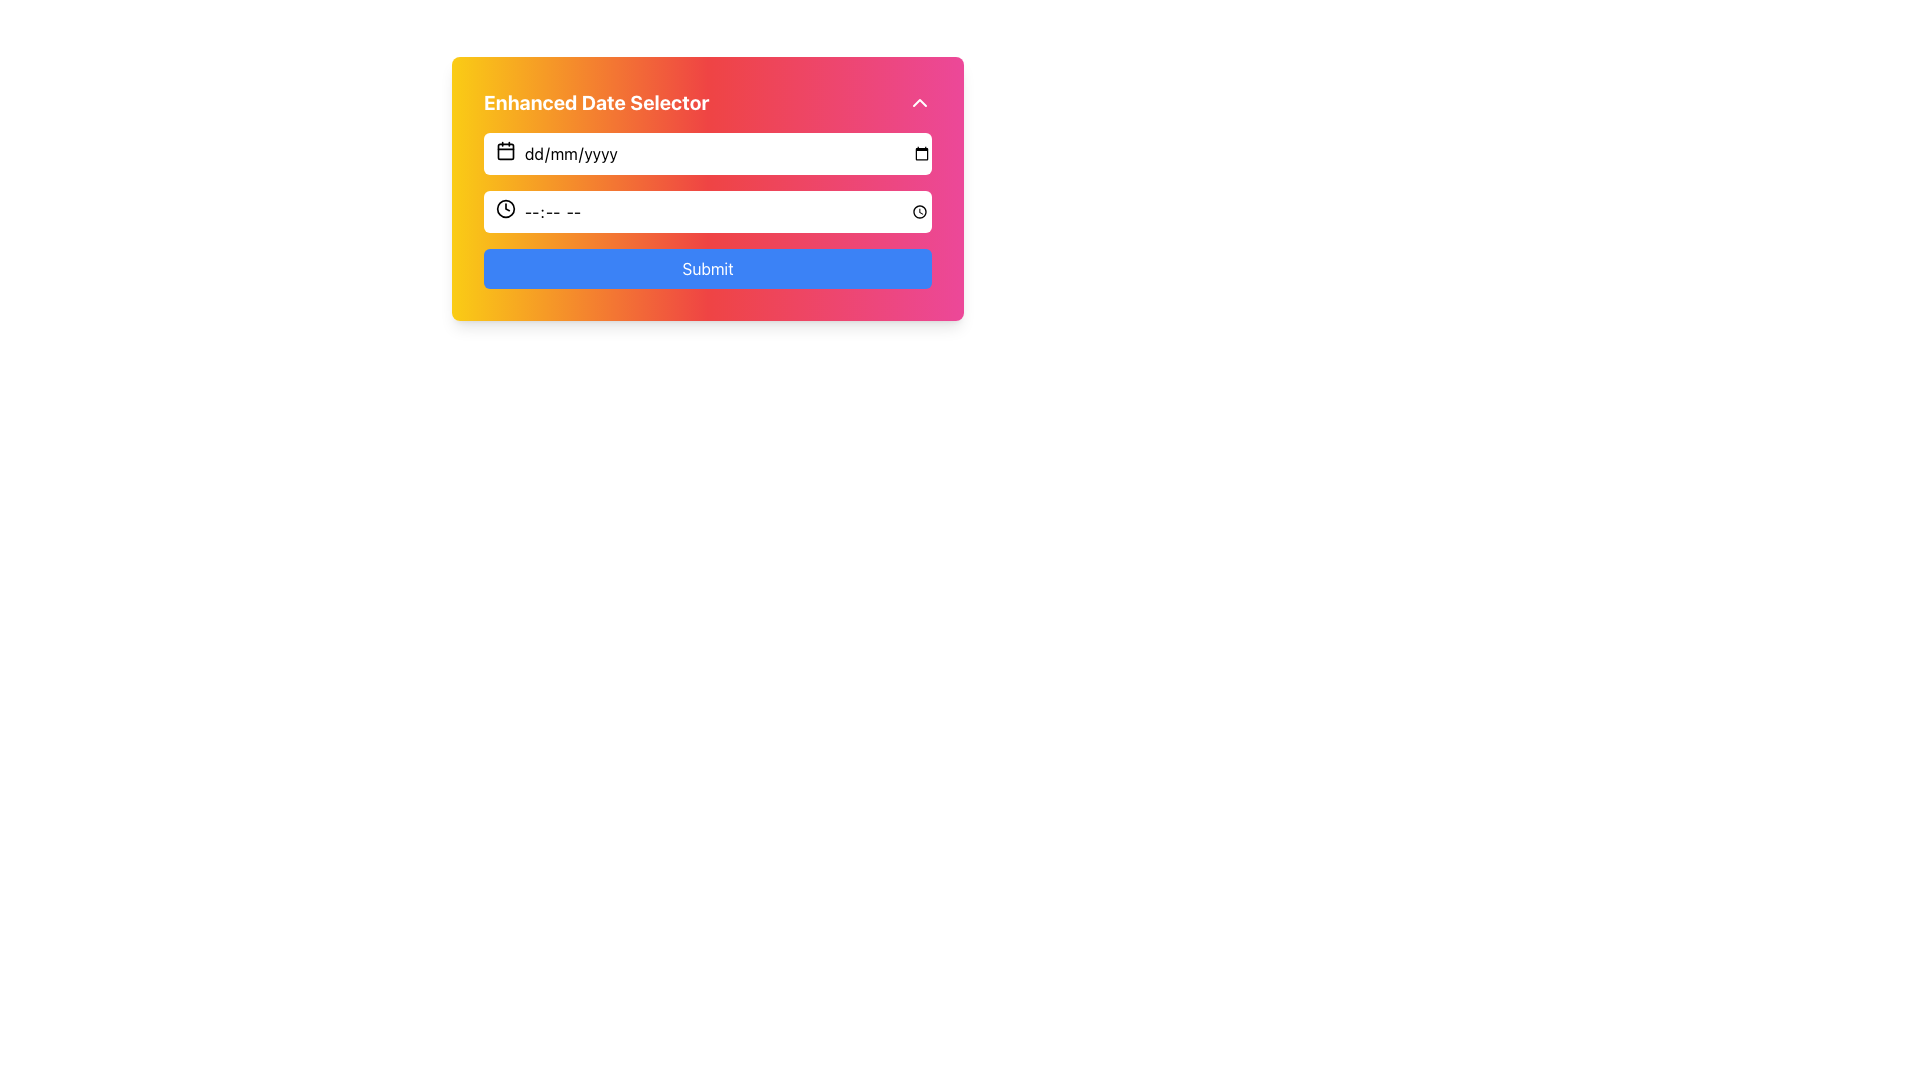 This screenshot has height=1080, width=1920. I want to click on the SVG calendar icon located to the left of the date input field in the Enhanced Date Selector UI, so click(505, 149).